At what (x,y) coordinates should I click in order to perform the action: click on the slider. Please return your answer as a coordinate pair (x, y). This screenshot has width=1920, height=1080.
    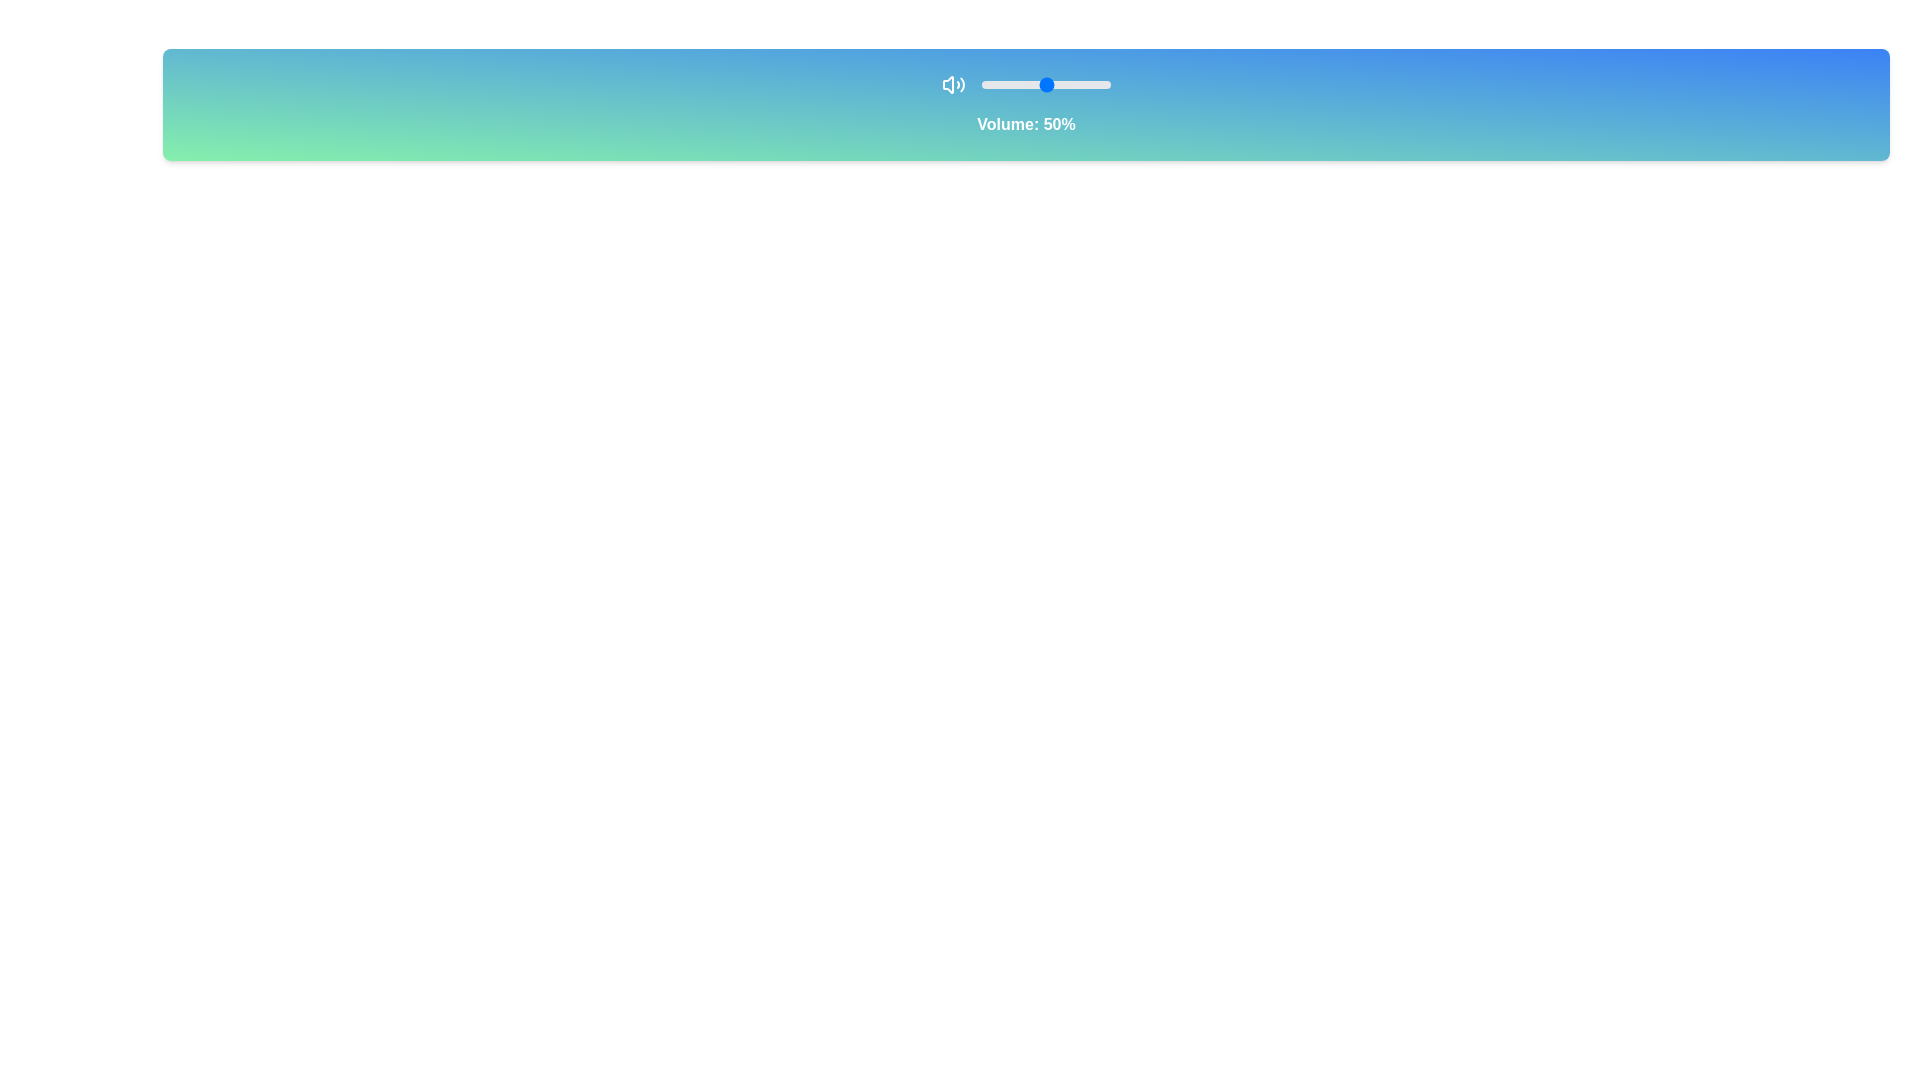
    Looking at the image, I should click on (994, 83).